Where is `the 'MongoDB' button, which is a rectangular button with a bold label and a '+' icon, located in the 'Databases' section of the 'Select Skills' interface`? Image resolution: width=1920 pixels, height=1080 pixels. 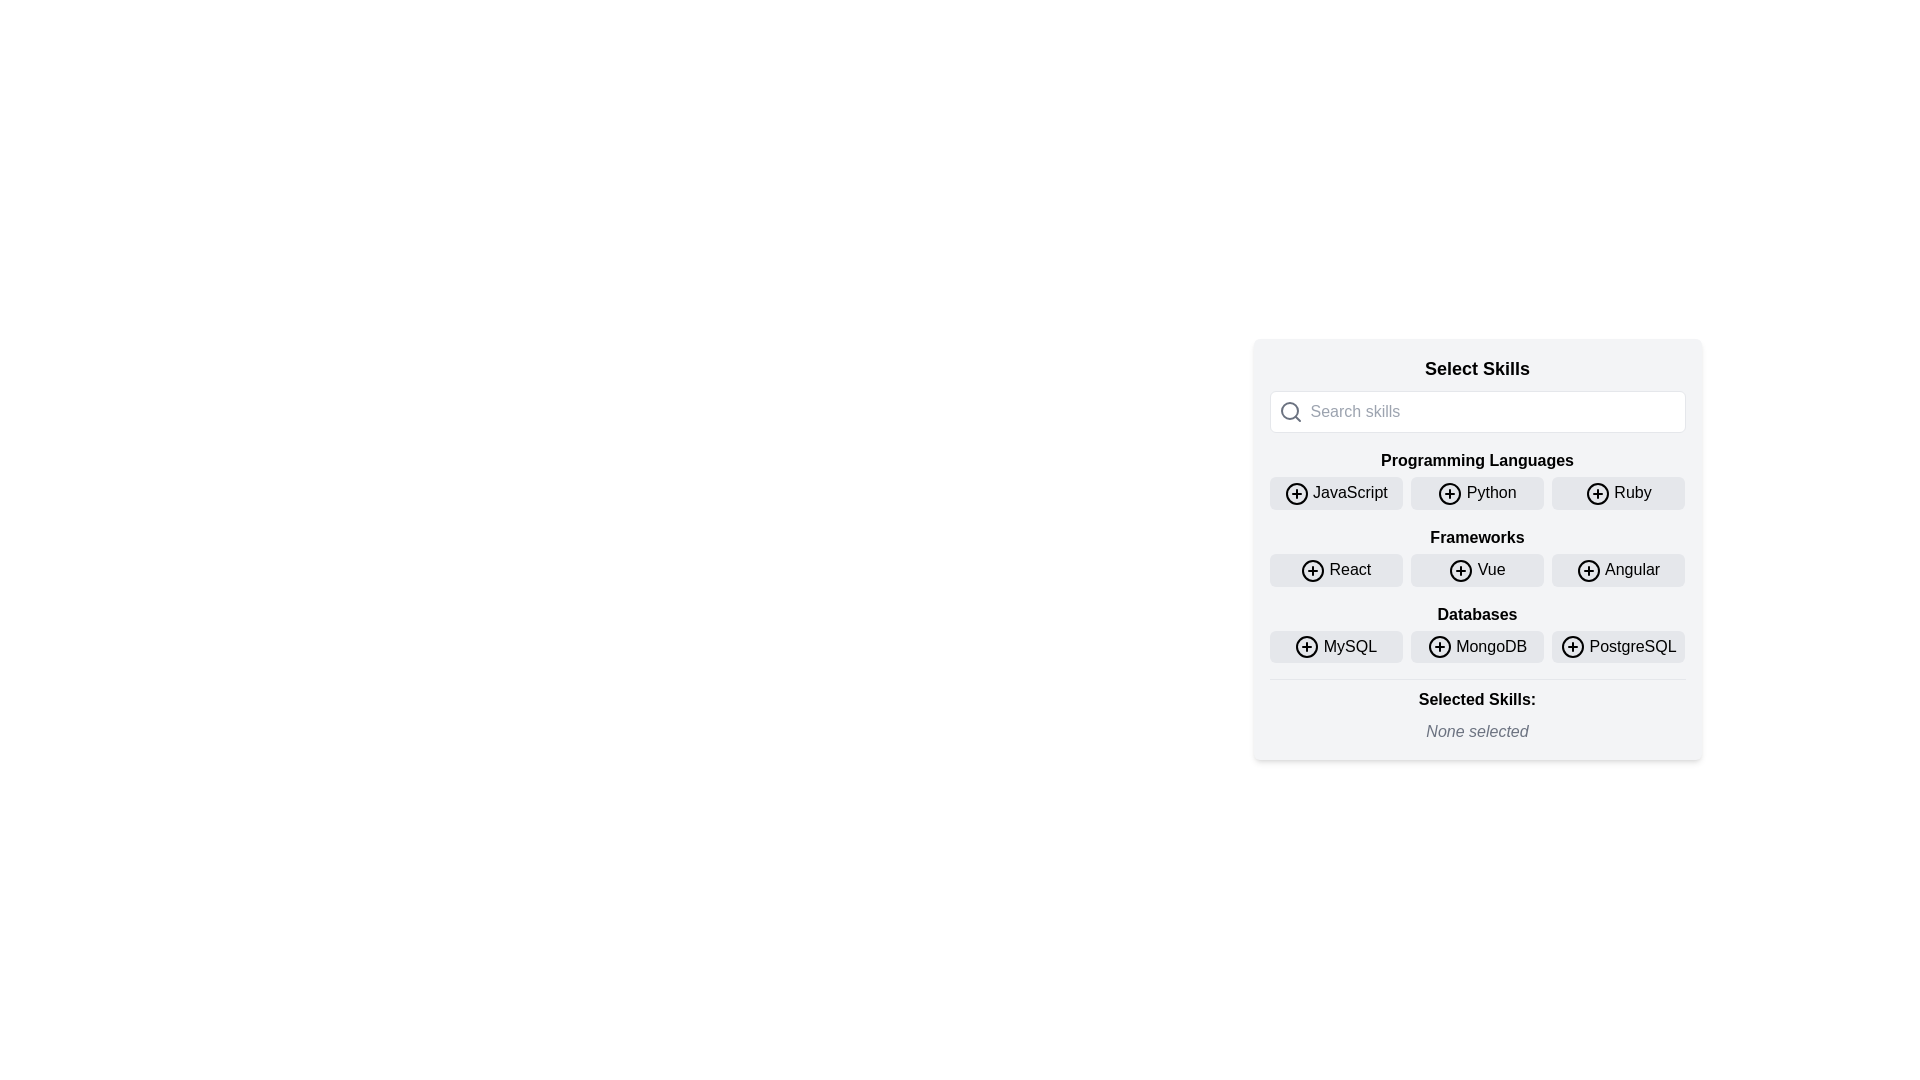
the 'MongoDB' button, which is a rectangular button with a bold label and a '+' icon, located in the 'Databases' section of the 'Select Skills' interface is located at coordinates (1477, 646).